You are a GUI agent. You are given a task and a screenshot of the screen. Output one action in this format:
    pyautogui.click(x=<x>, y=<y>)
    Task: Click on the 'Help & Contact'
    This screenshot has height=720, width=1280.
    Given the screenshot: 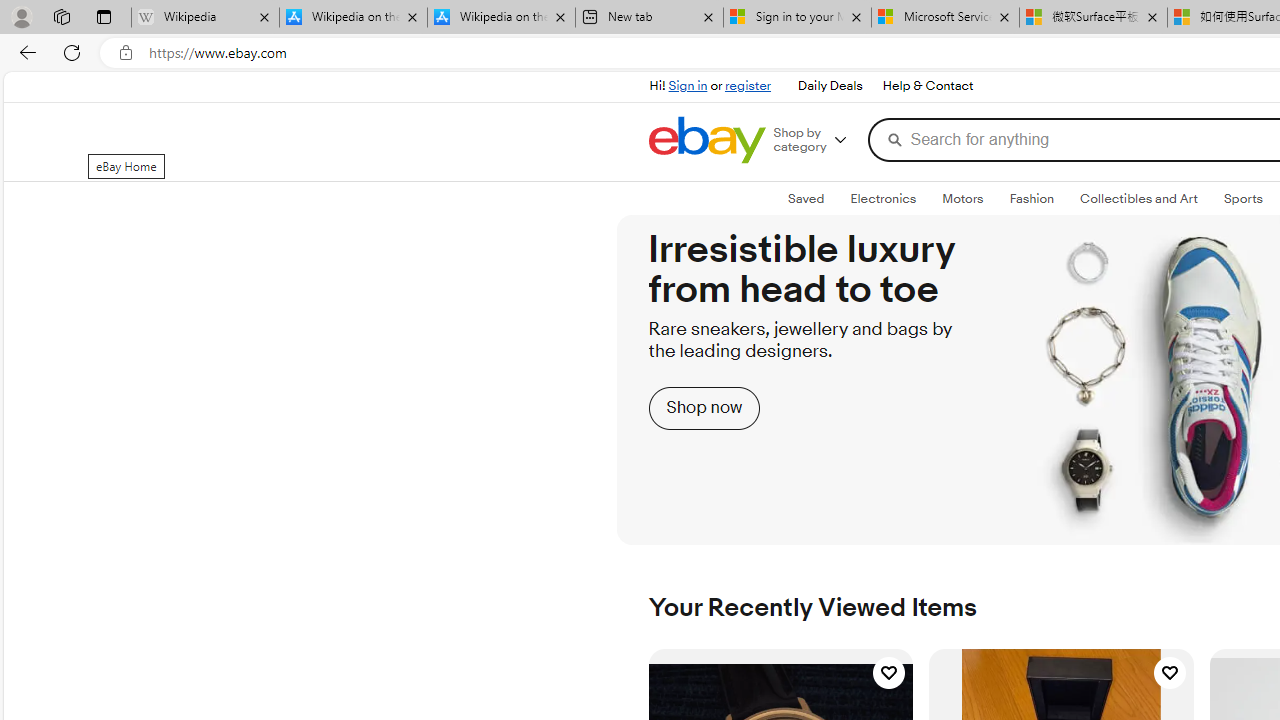 What is the action you would take?
    pyautogui.click(x=925, y=85)
    